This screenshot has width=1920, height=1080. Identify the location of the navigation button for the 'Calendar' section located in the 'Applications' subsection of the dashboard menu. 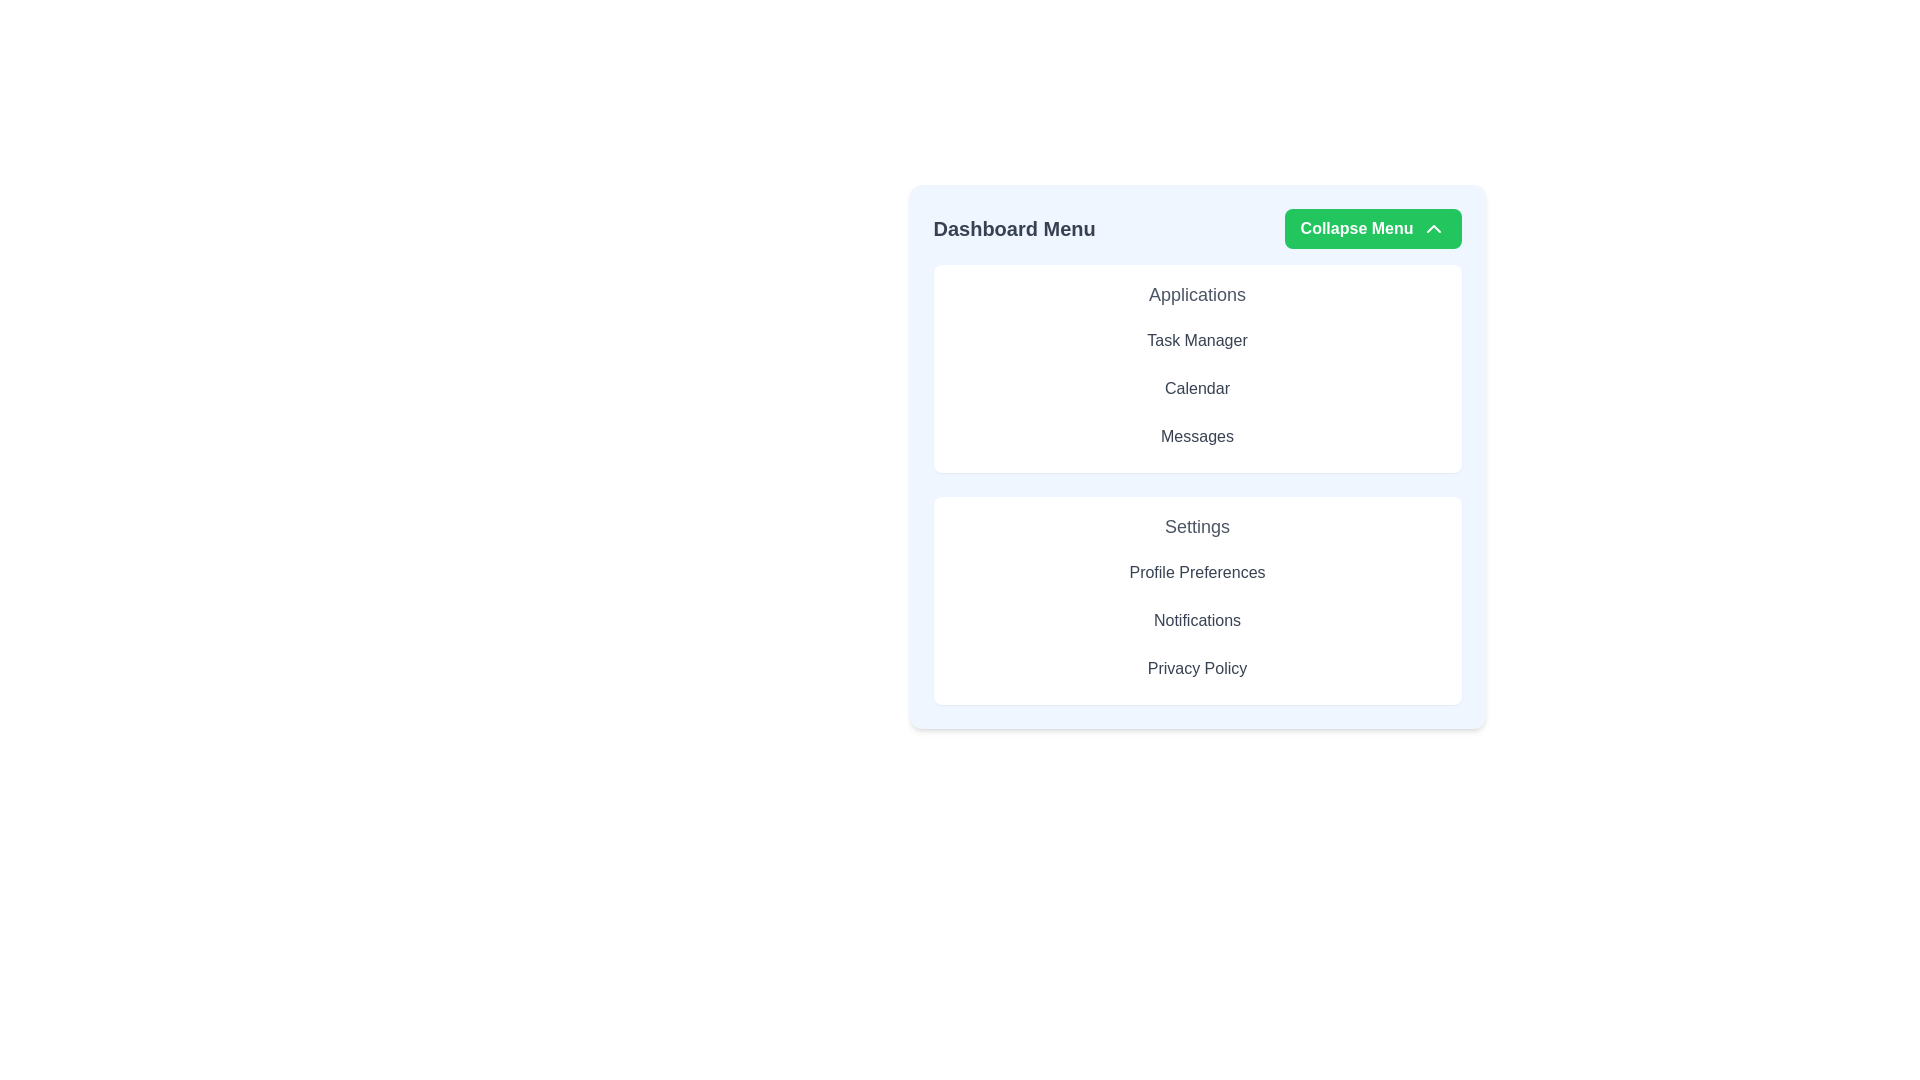
(1197, 389).